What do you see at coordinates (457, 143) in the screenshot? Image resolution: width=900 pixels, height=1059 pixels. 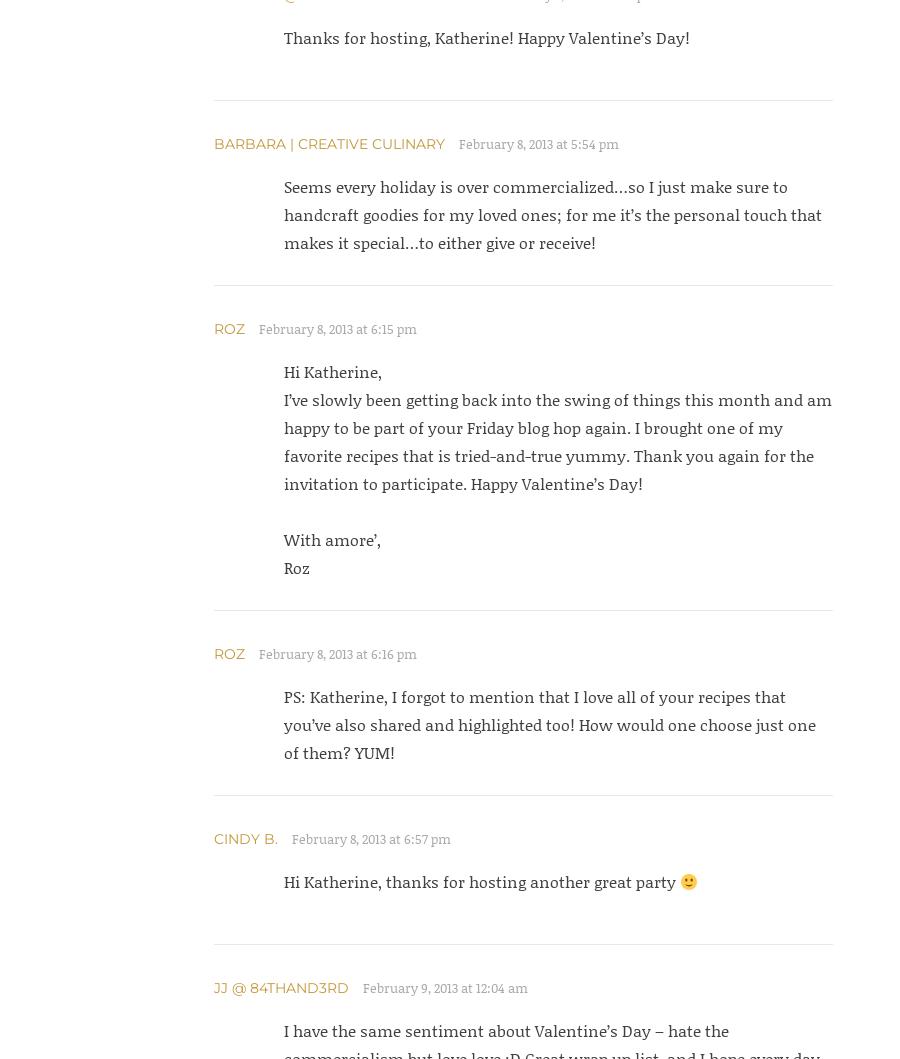 I see `'February 8, 2013 at 5:54 pm'` at bounding box center [457, 143].